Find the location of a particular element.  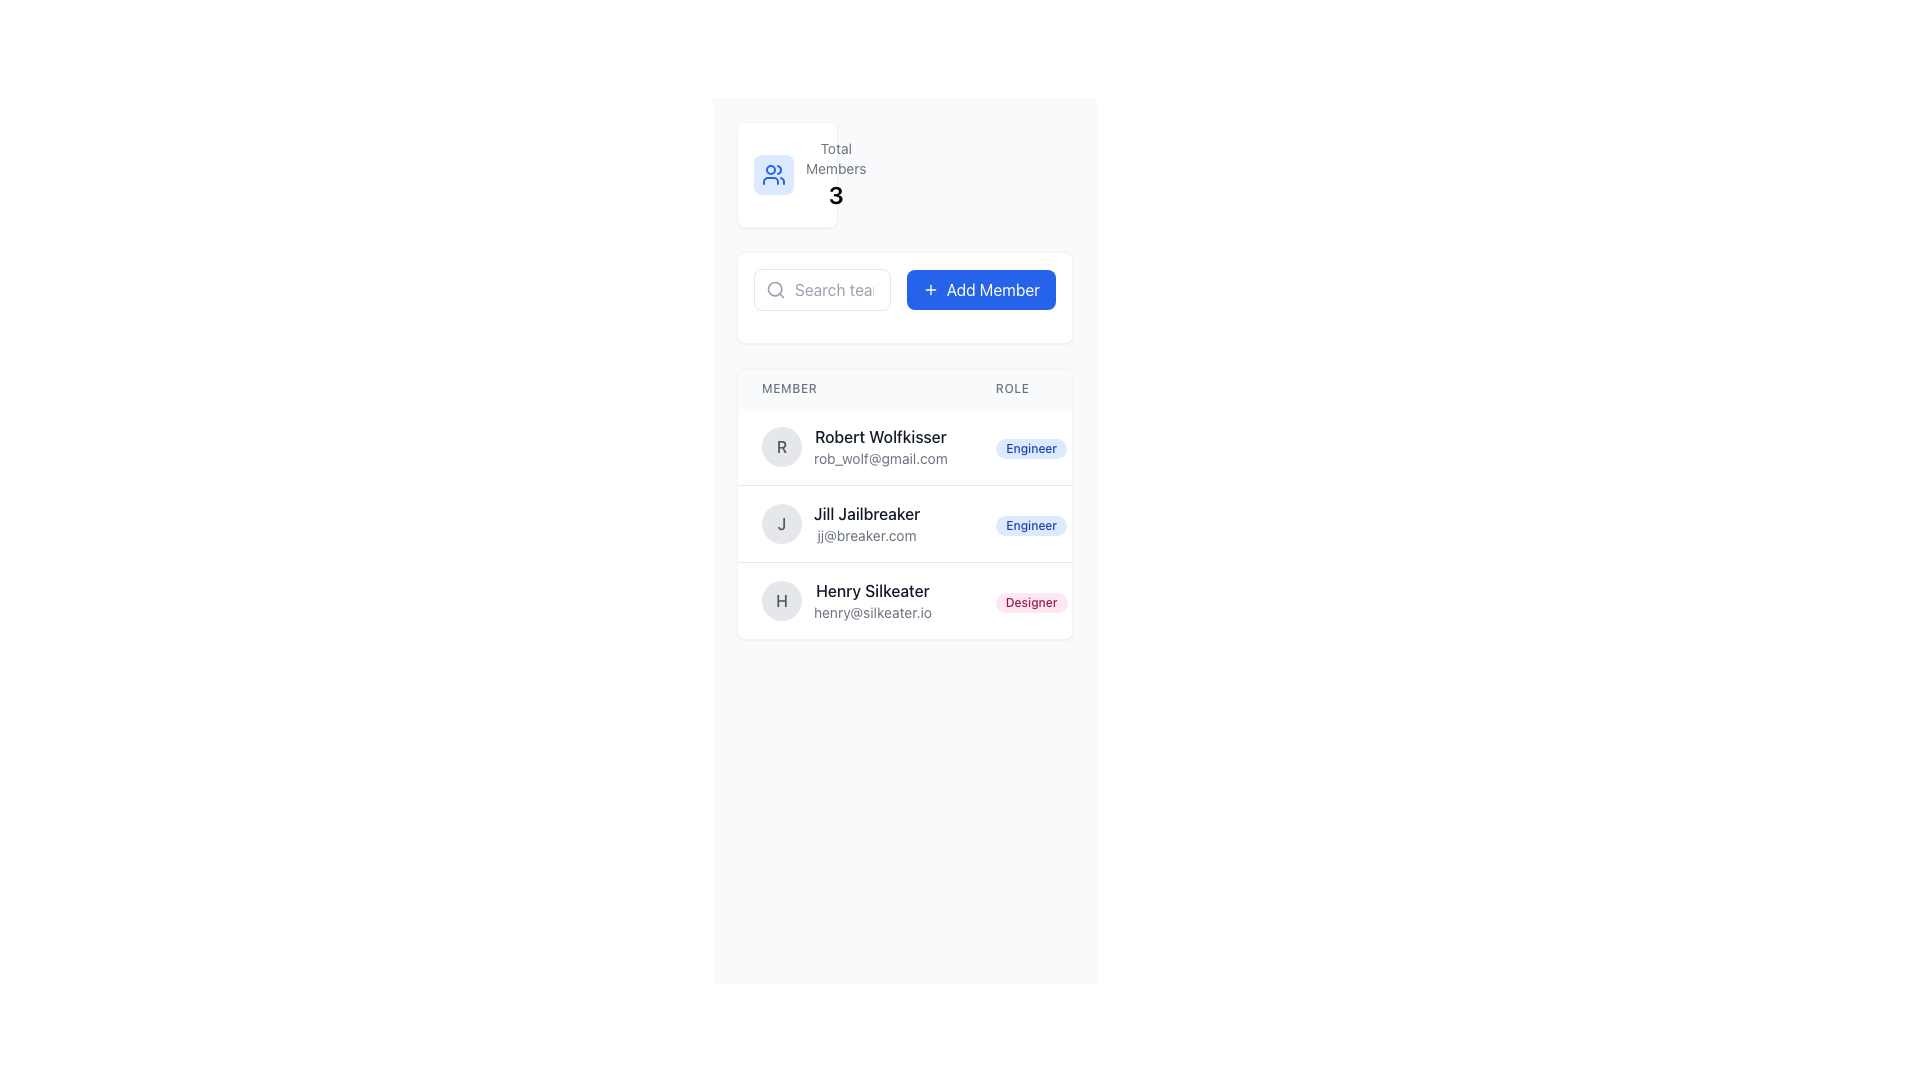

the pill-shaped label with the text 'Engineer' in a light blue background, located under the 'ROLE' header and aligned to the right of 'Jill Jailbreaker' is located at coordinates (1031, 524).